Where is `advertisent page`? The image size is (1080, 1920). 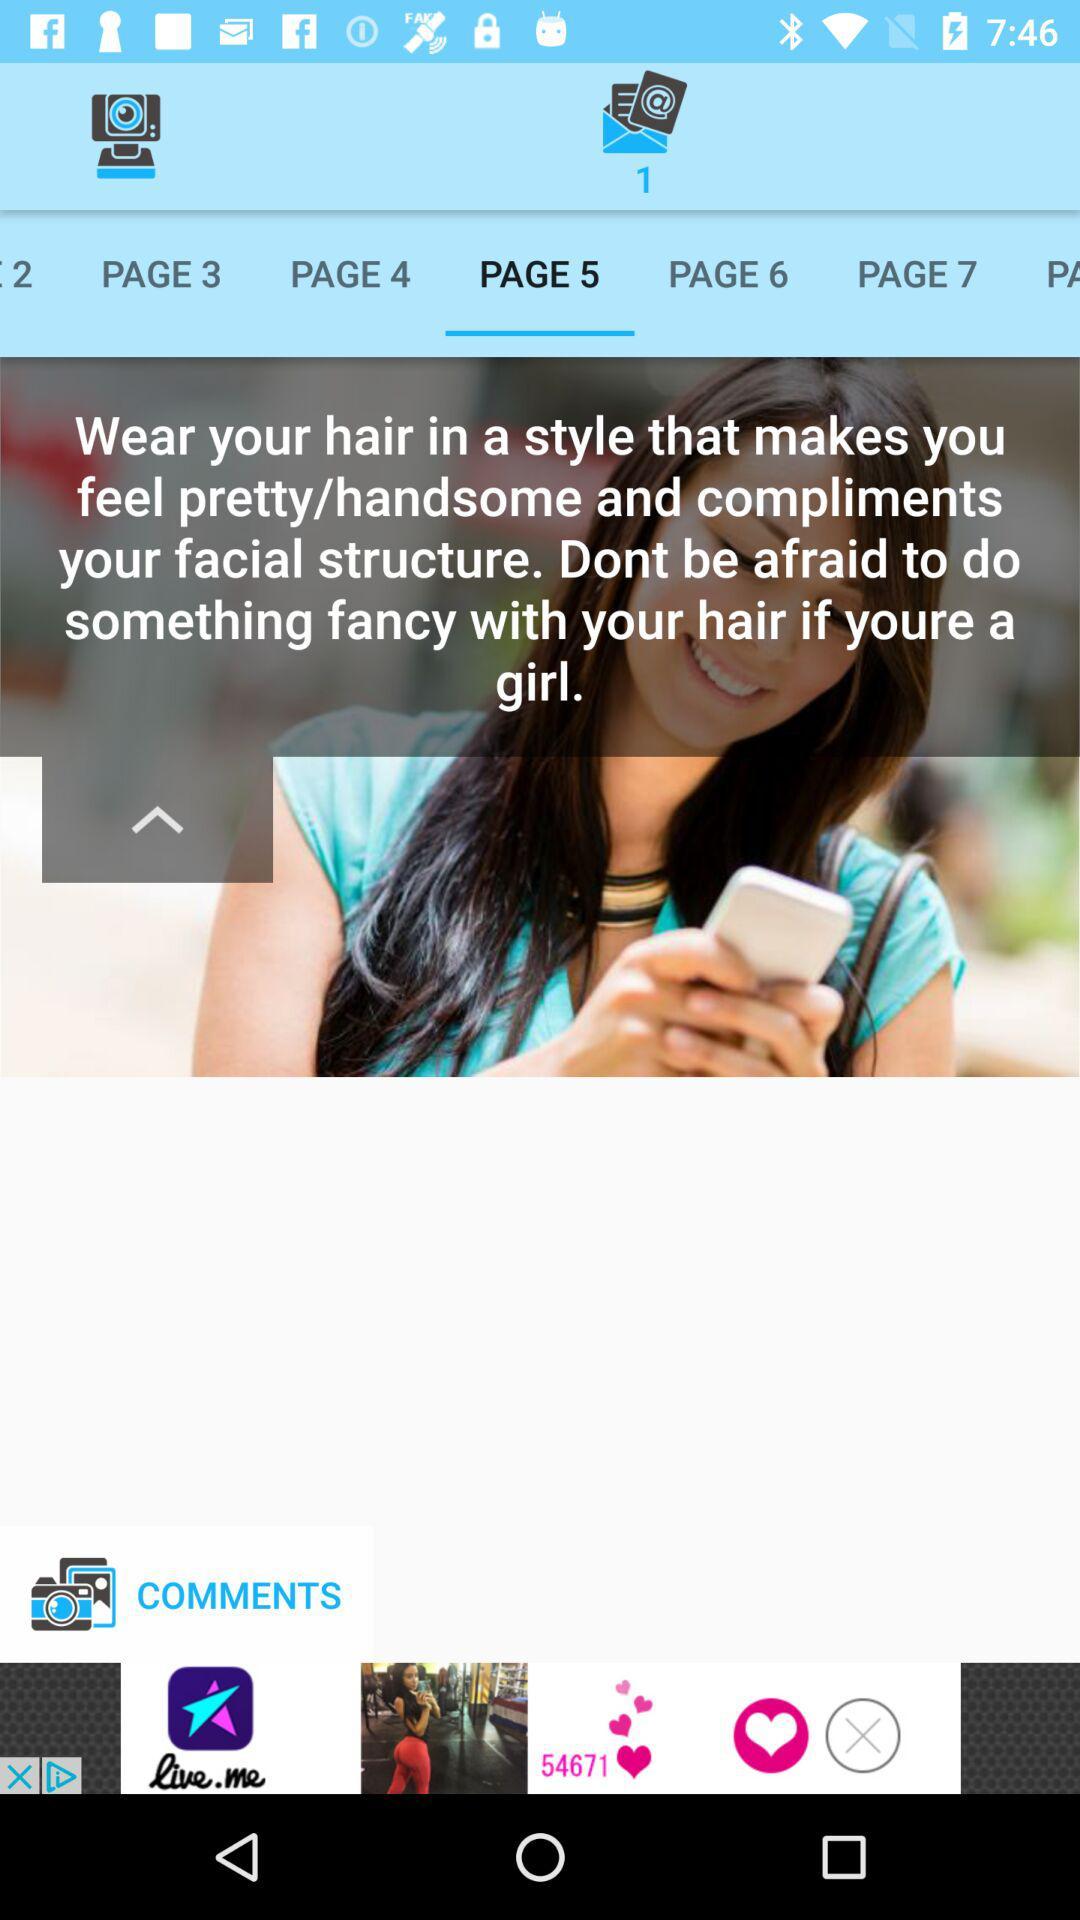
advertisent page is located at coordinates (540, 1727).